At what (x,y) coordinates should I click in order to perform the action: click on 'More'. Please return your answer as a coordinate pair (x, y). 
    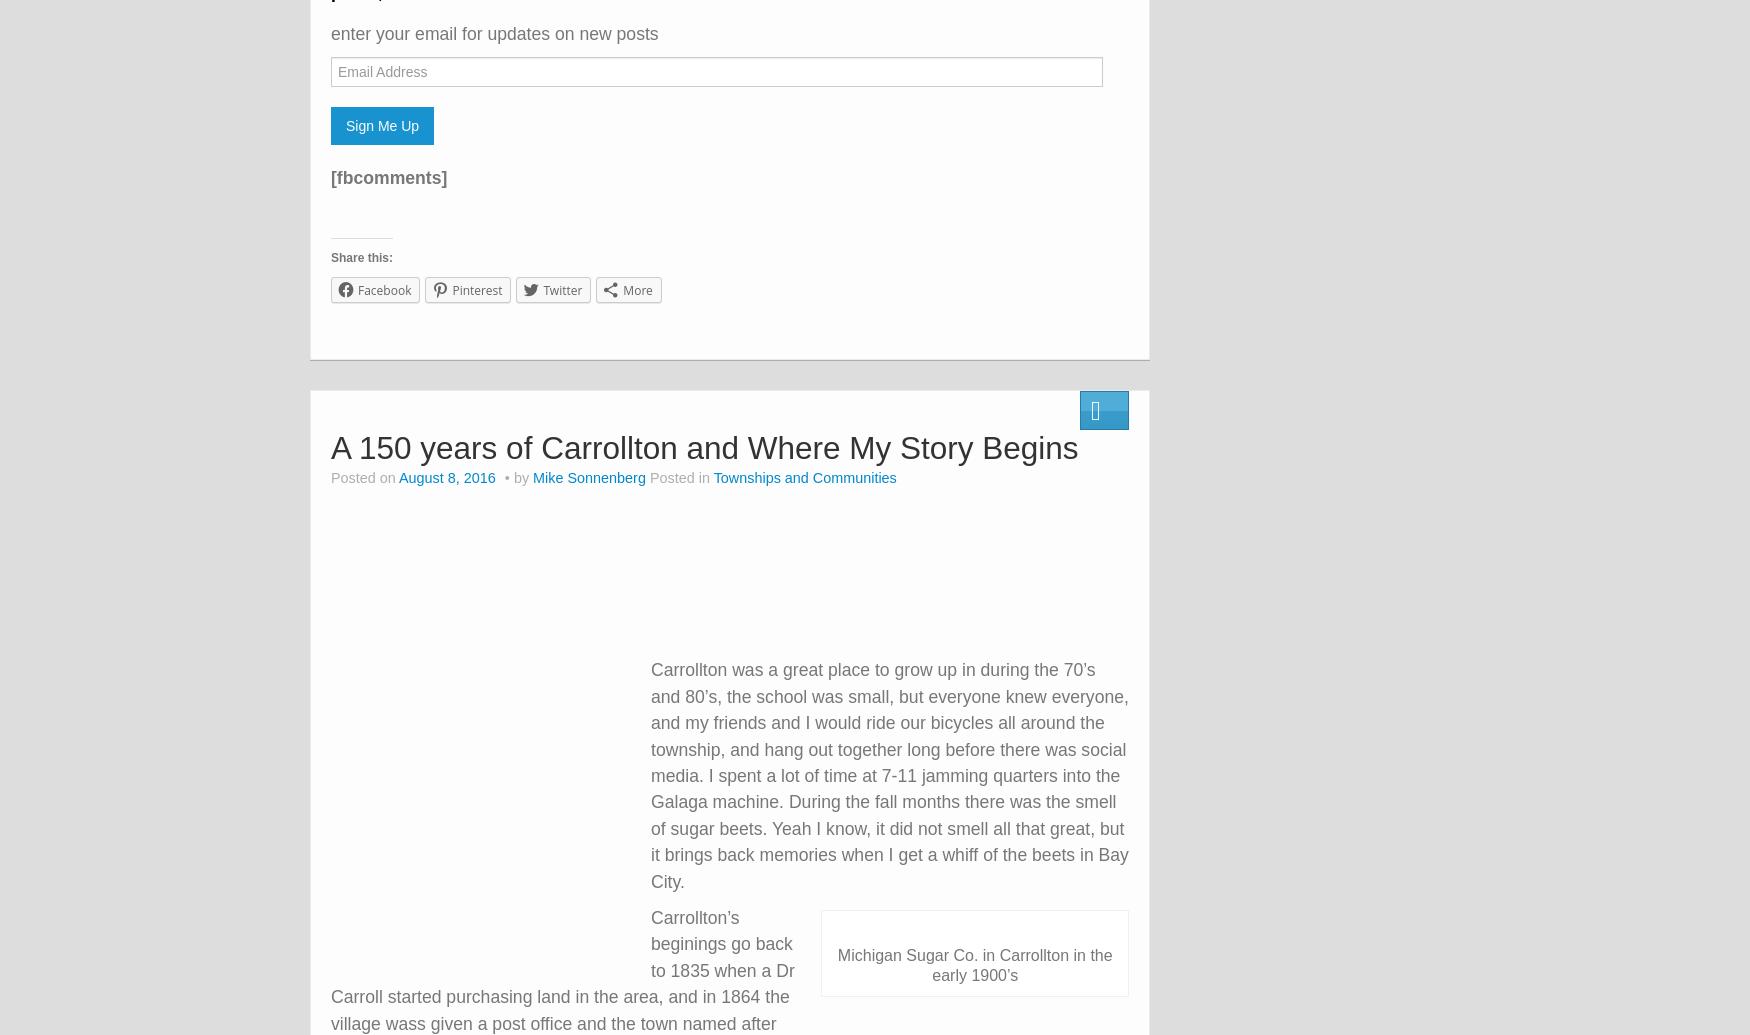
    Looking at the image, I should click on (636, 290).